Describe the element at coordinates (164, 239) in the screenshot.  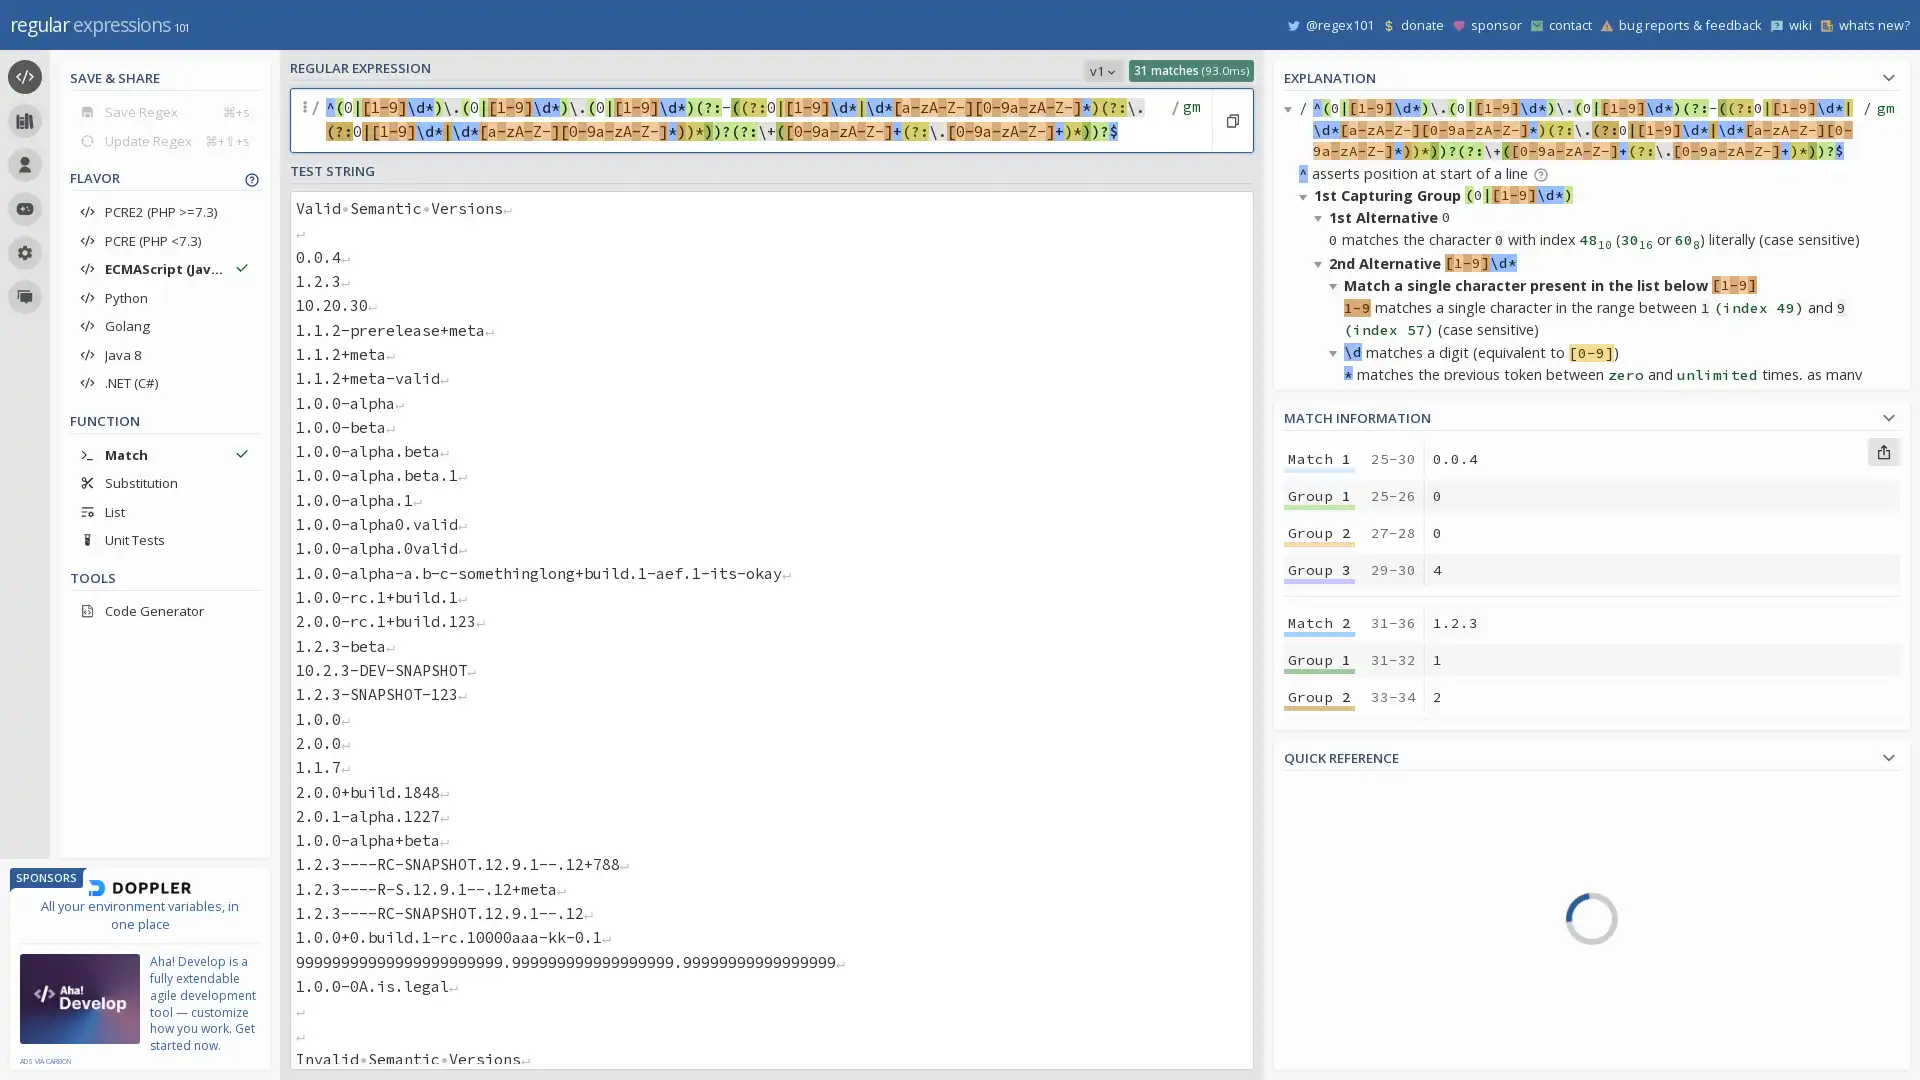
I see `PCRE (PHP <7.3)` at that location.